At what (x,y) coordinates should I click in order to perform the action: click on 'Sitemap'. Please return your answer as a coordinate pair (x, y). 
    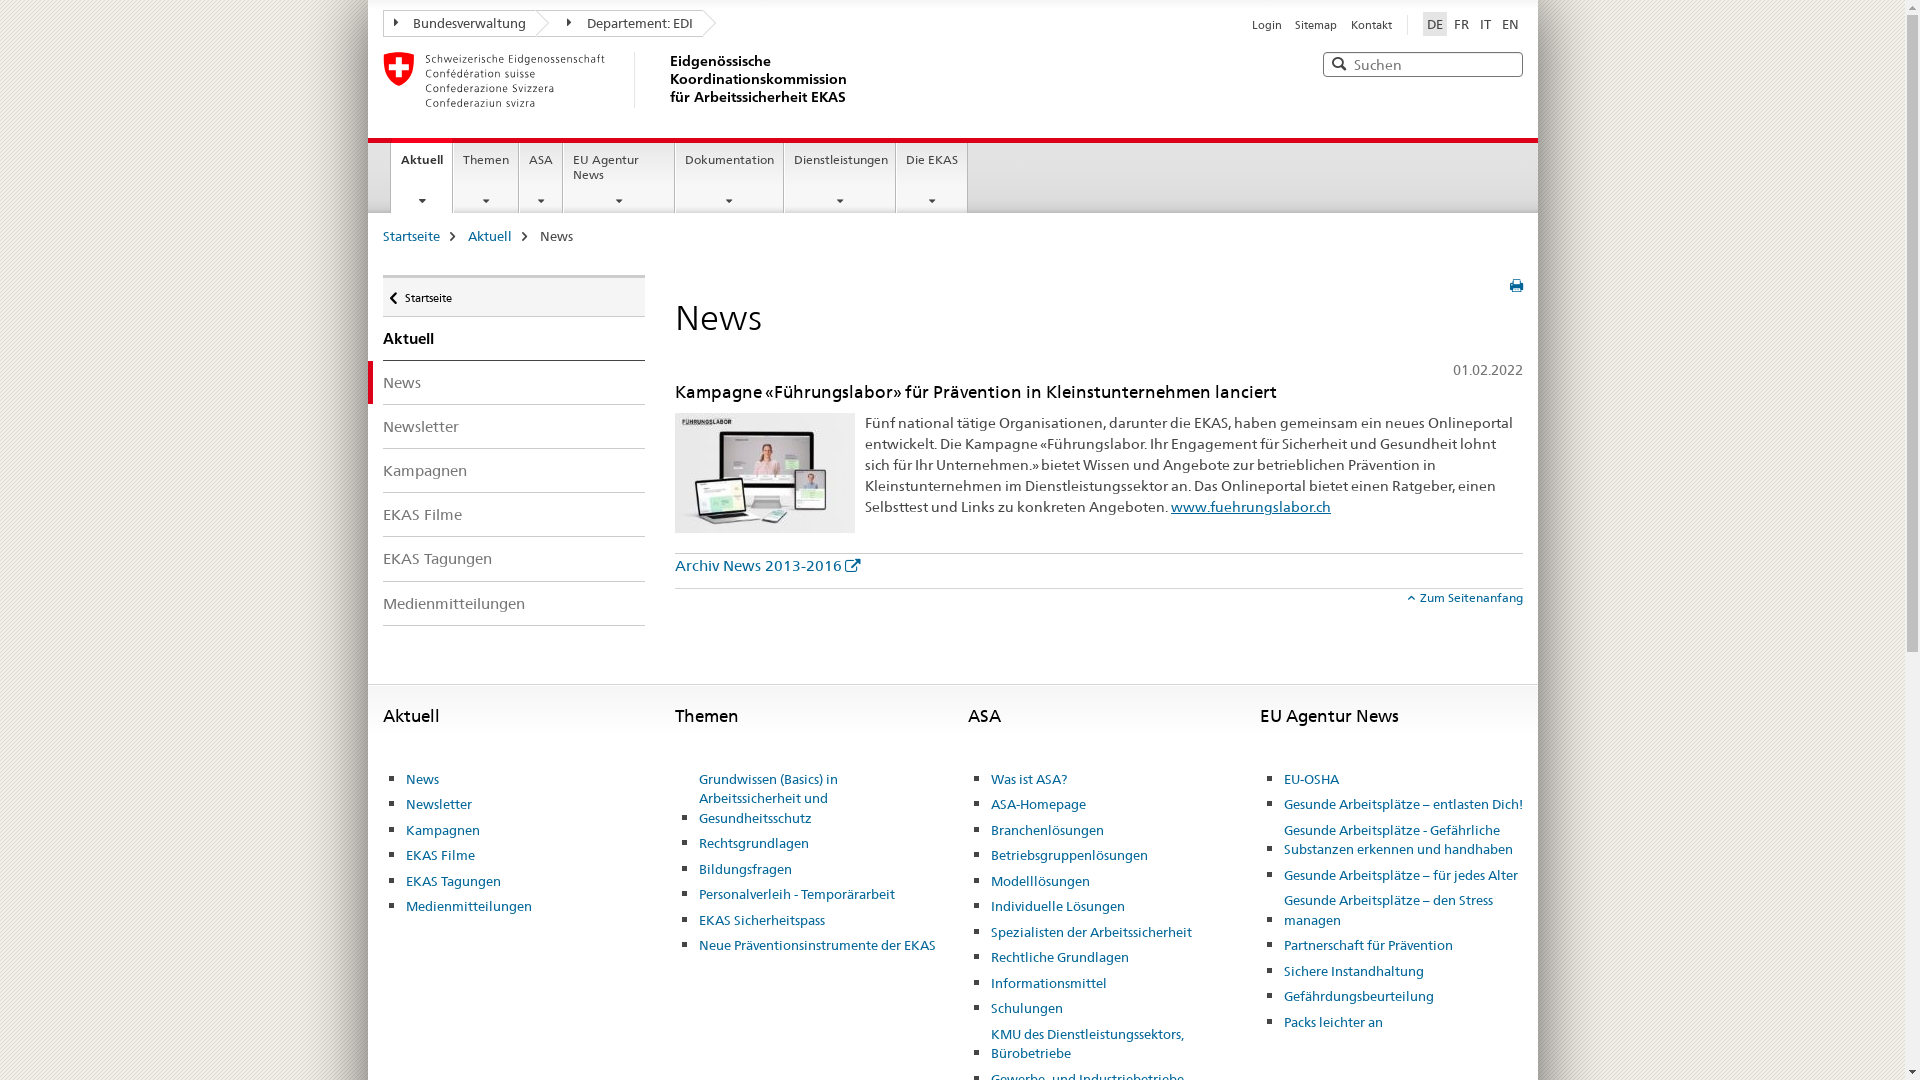
    Looking at the image, I should click on (1295, 24).